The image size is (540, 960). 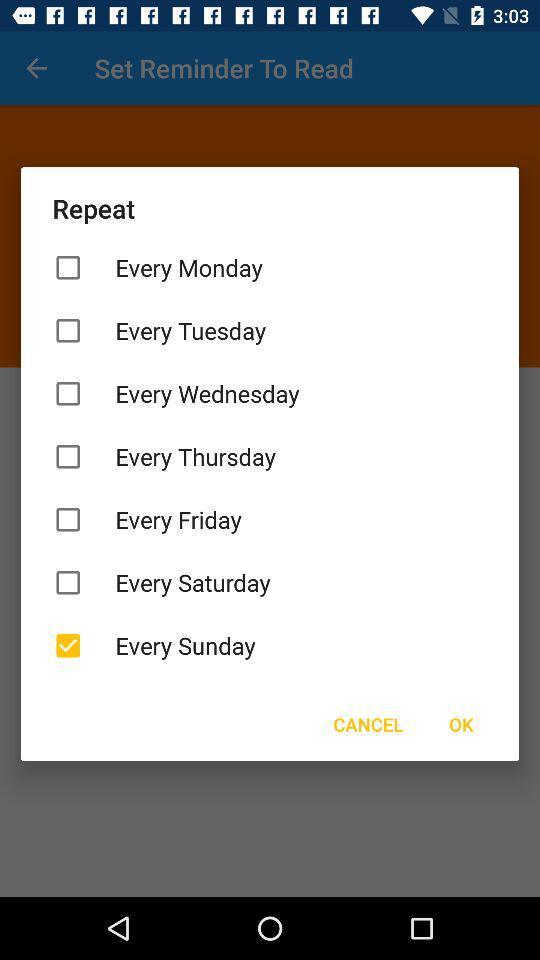 I want to click on item below the every sunday item, so click(x=461, y=723).